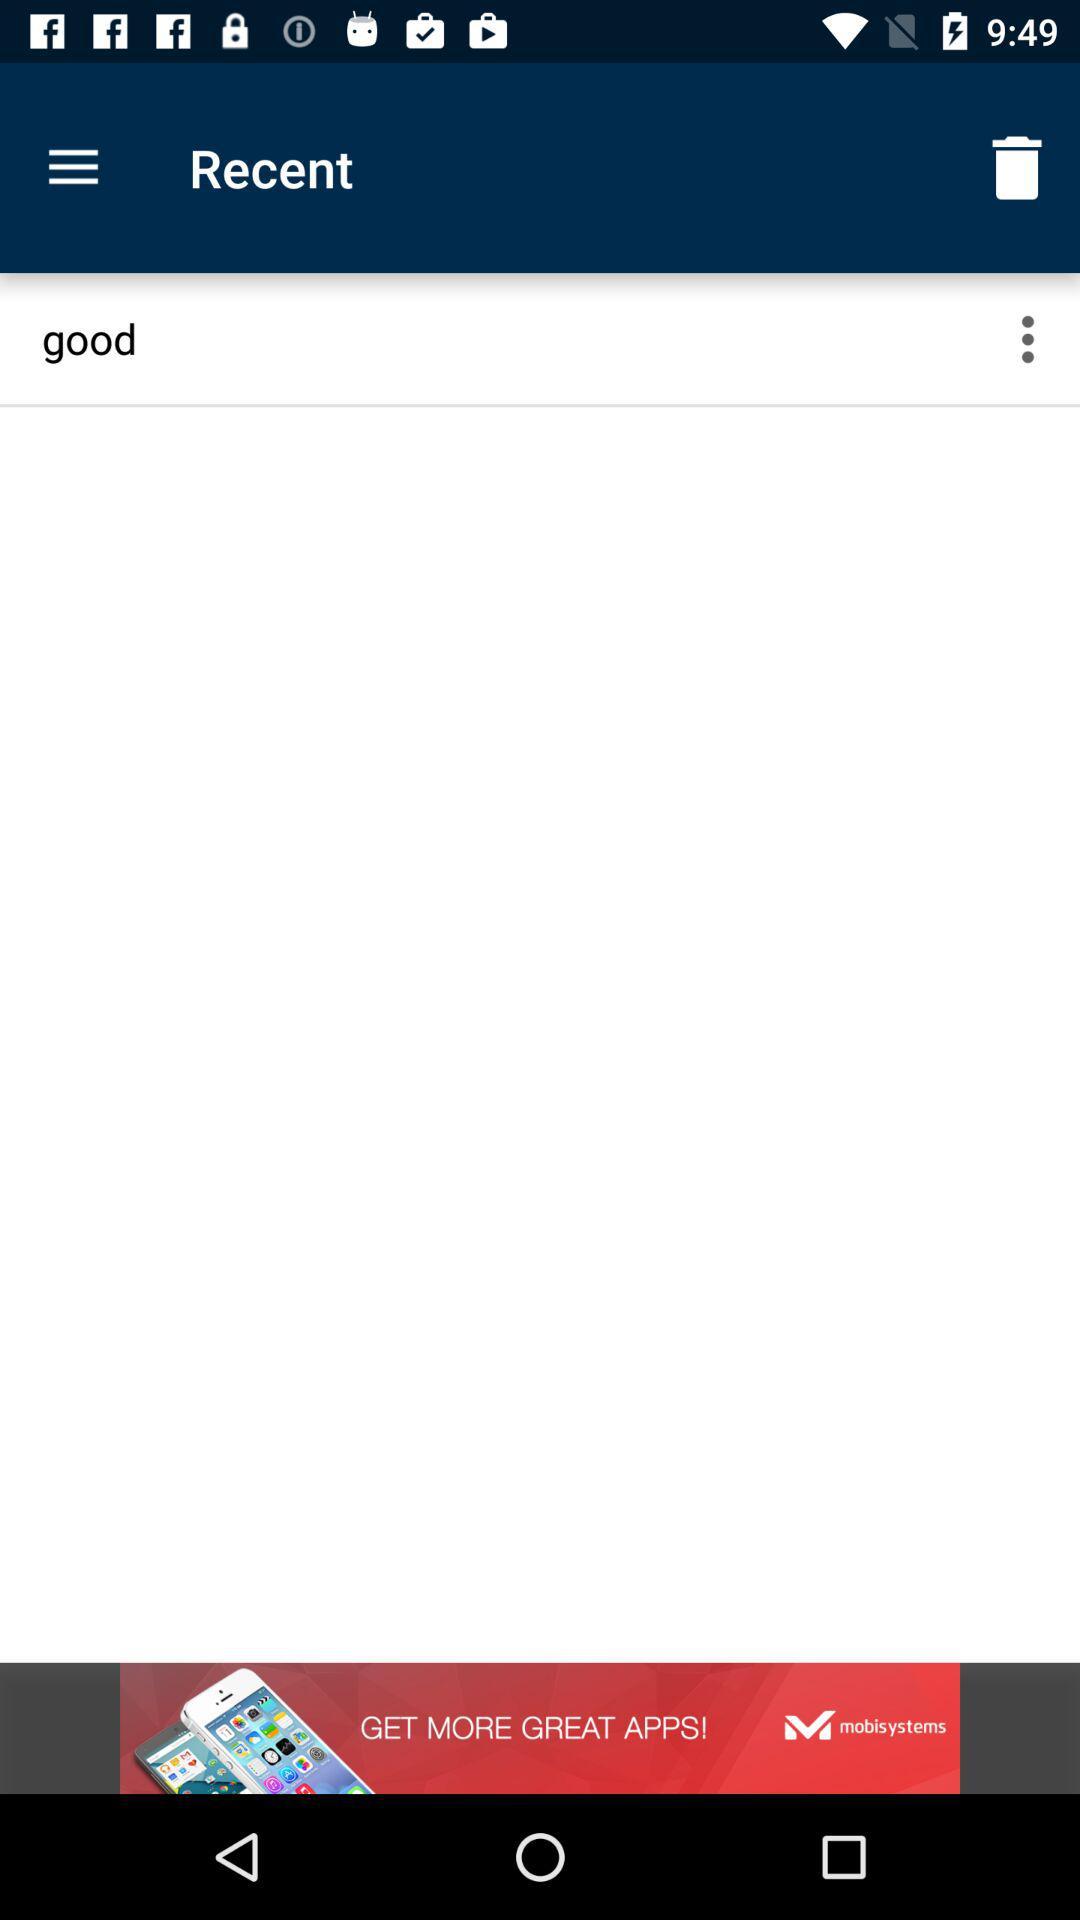  Describe the element at coordinates (1039, 338) in the screenshot. I see `the icon to the right of the good item` at that location.